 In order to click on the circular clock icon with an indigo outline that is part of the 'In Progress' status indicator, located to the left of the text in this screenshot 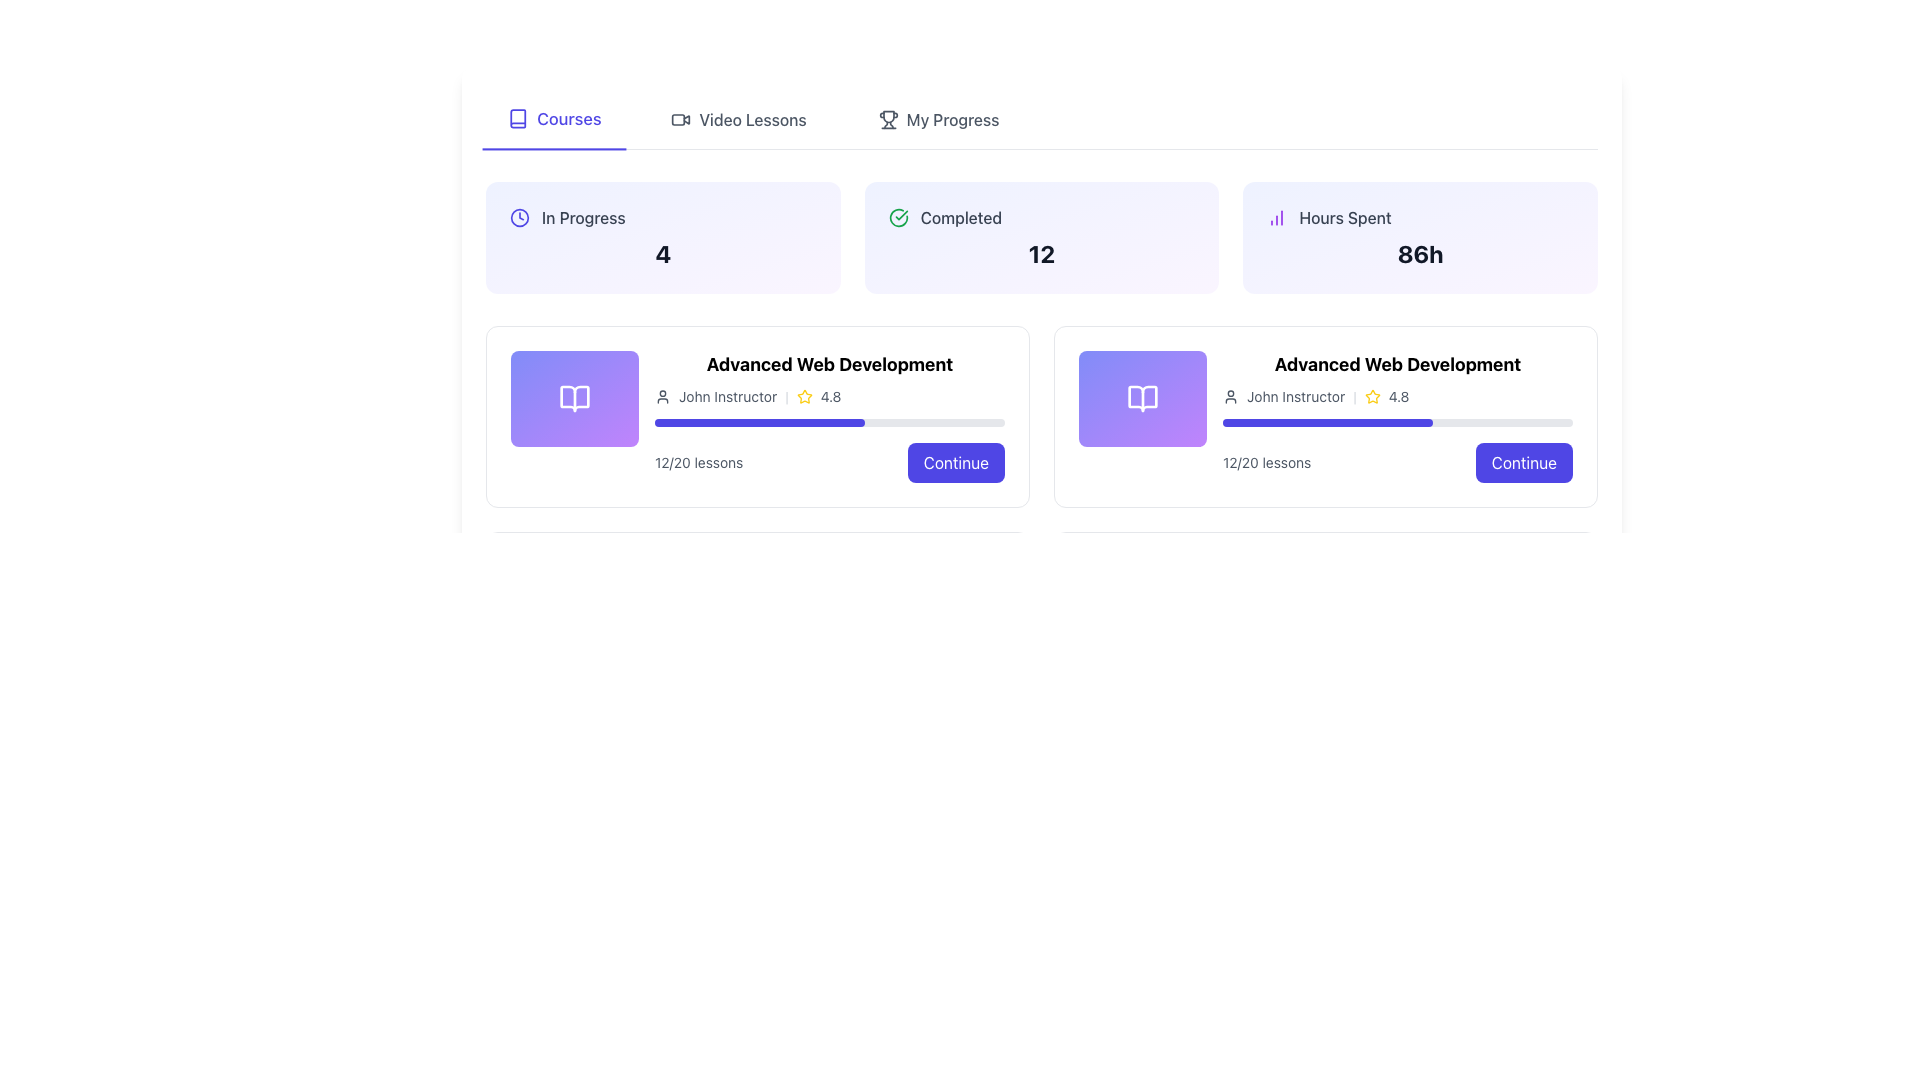, I will do `click(519, 218)`.